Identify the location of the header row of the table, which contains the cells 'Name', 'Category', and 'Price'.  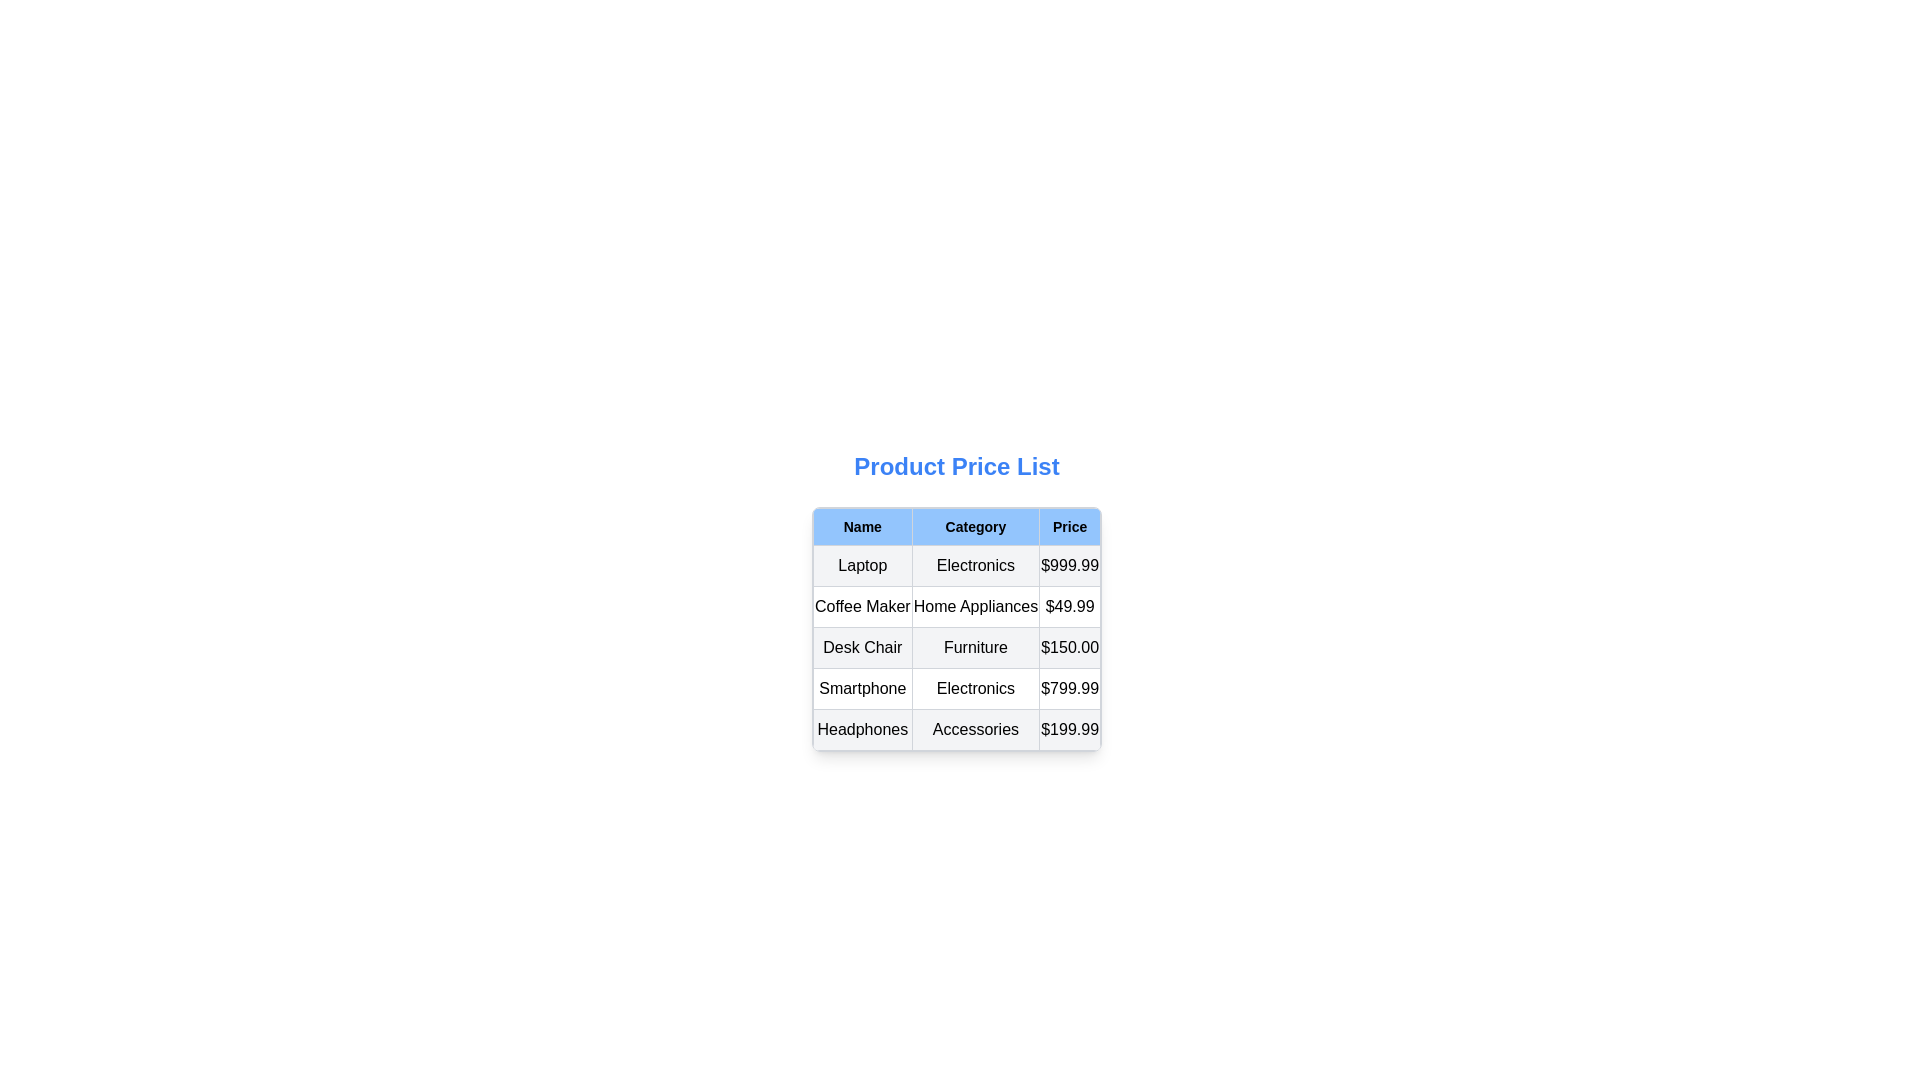
(955, 526).